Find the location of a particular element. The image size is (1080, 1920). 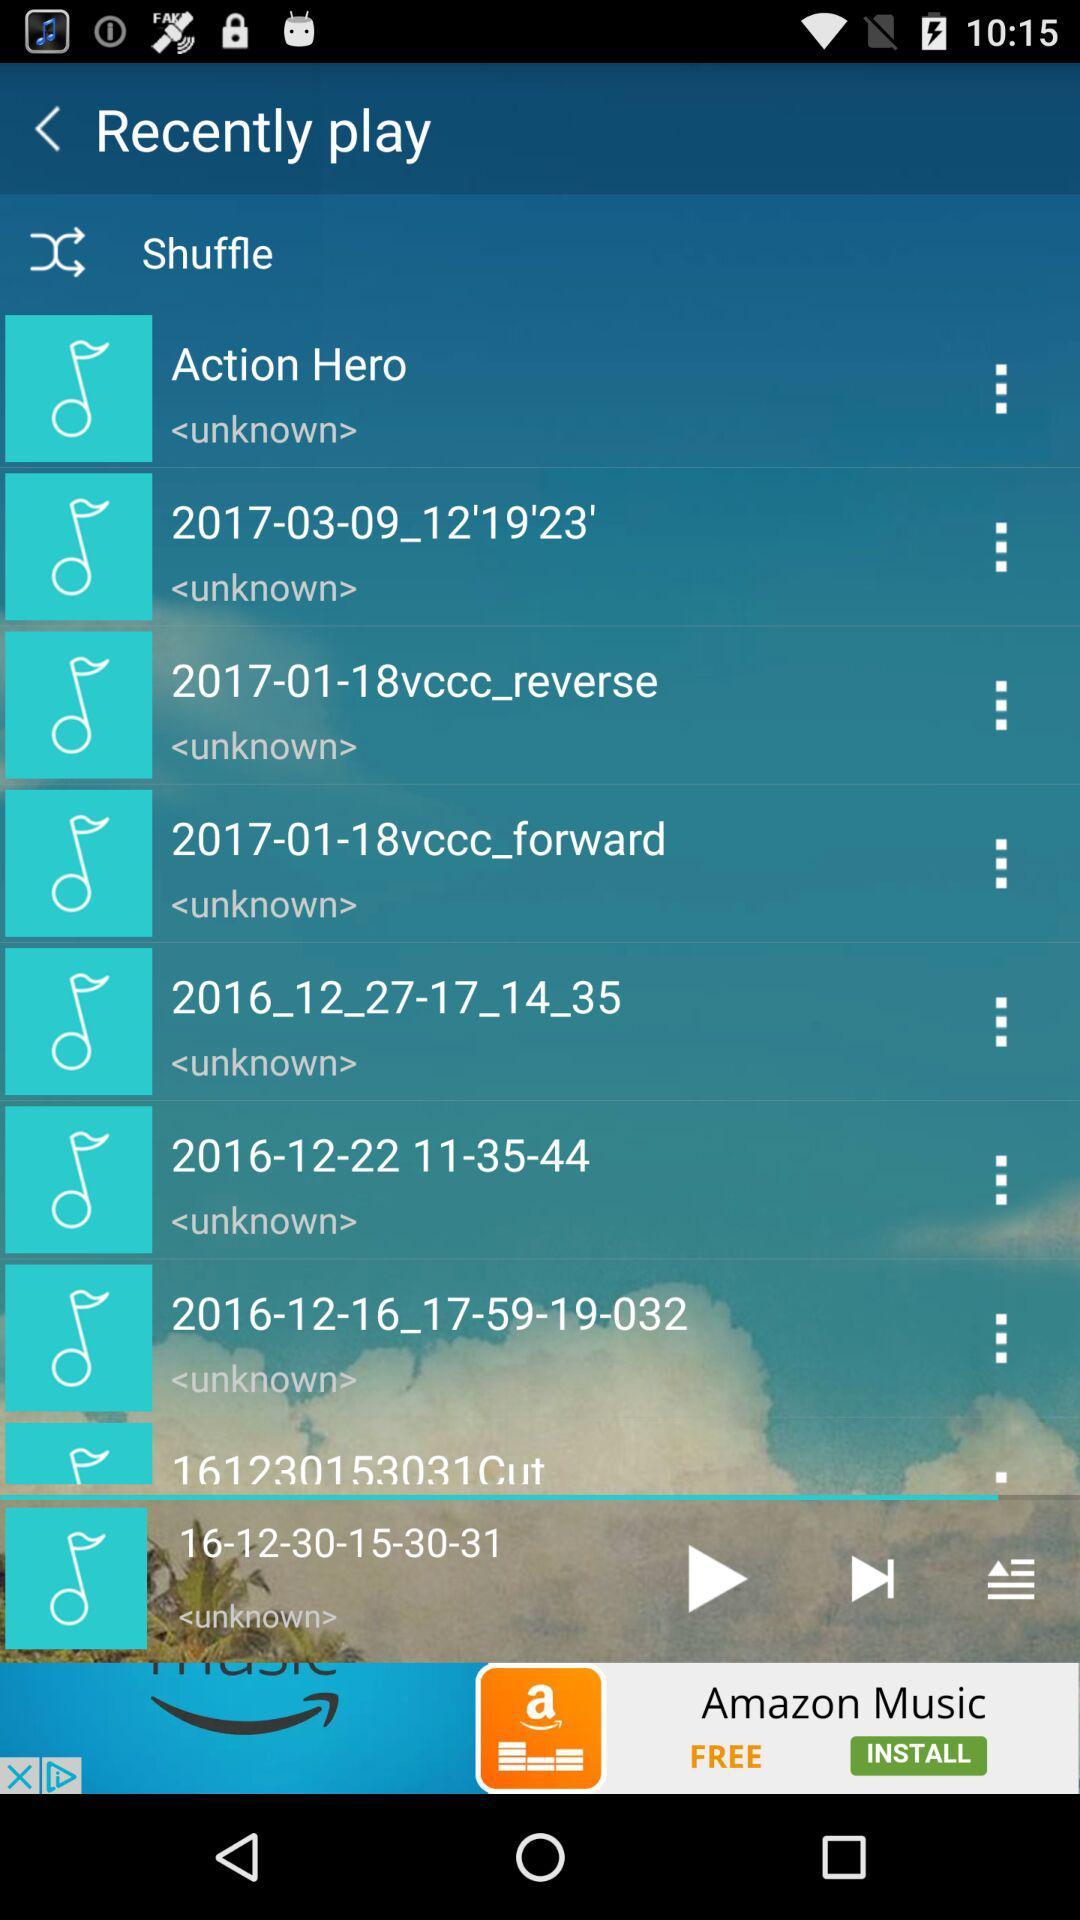

go back is located at coordinates (46, 127).